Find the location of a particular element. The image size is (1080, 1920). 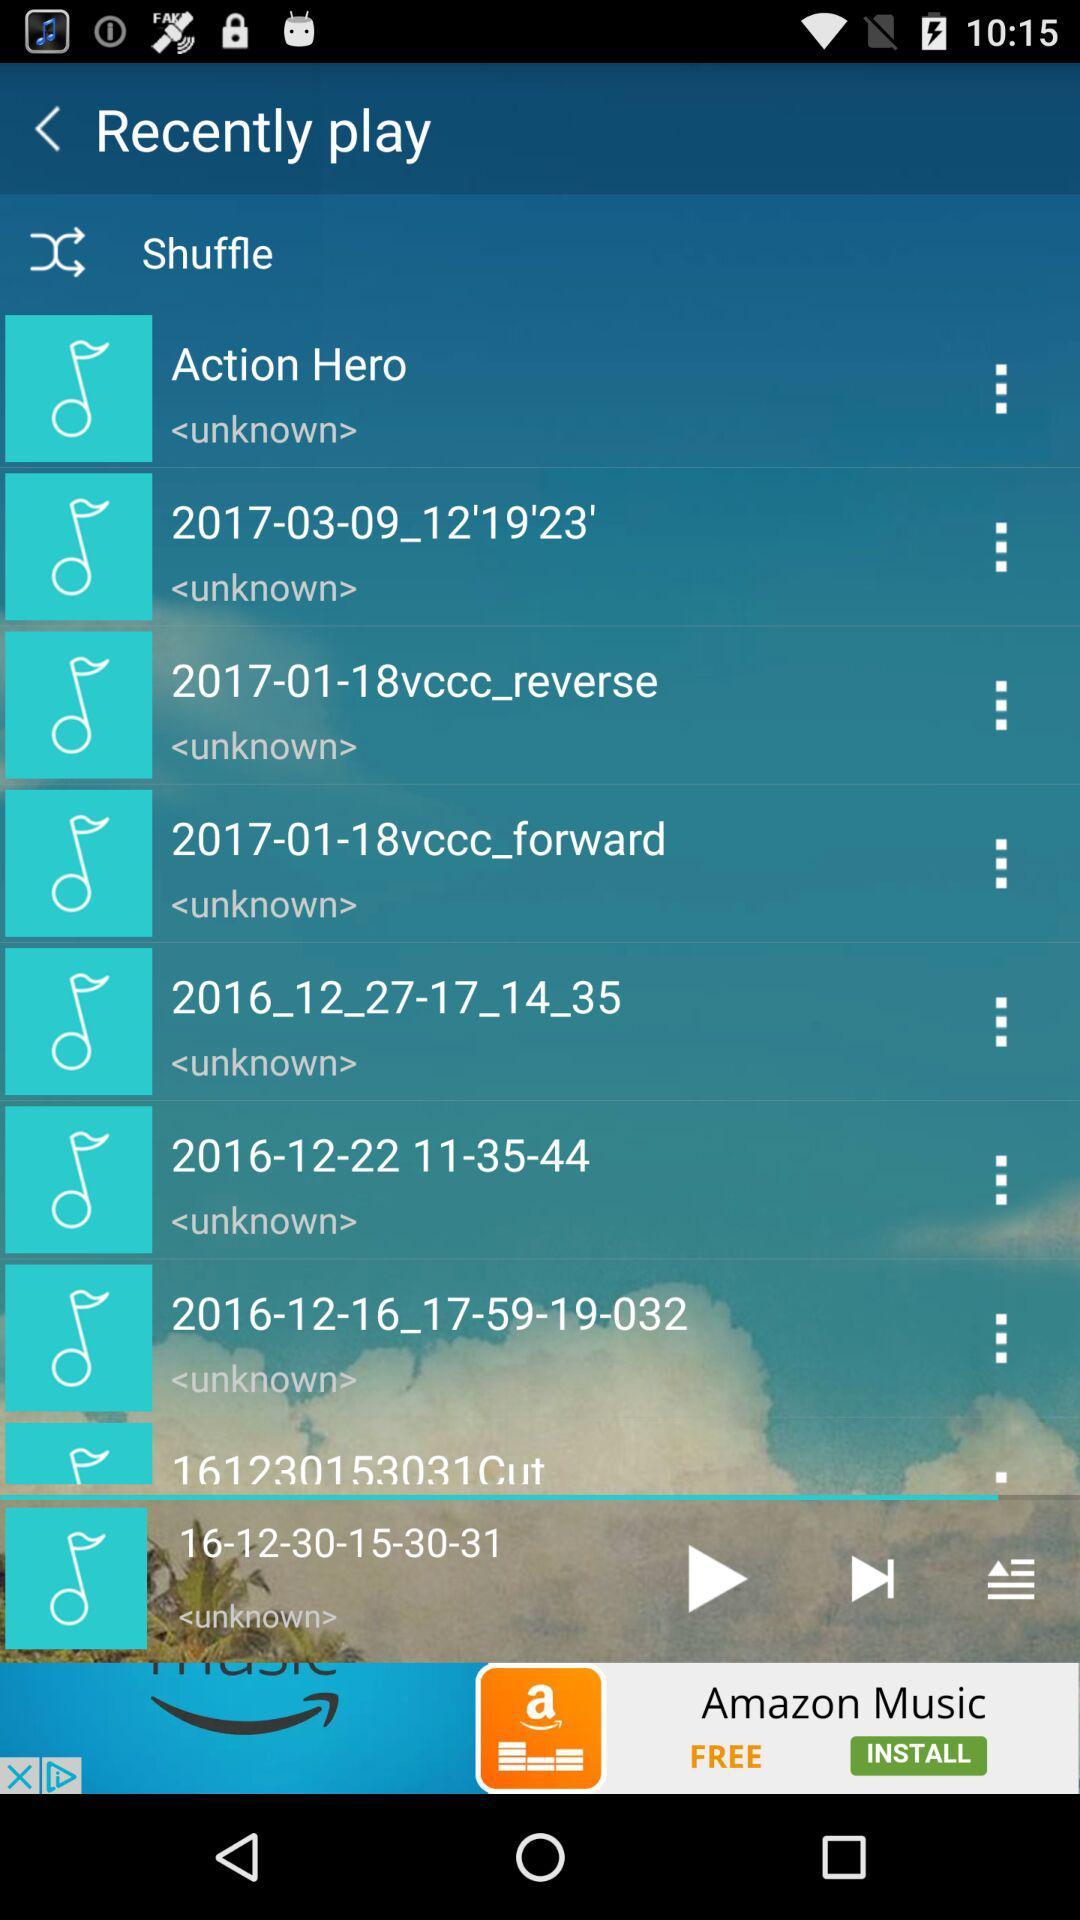

go back is located at coordinates (46, 127).